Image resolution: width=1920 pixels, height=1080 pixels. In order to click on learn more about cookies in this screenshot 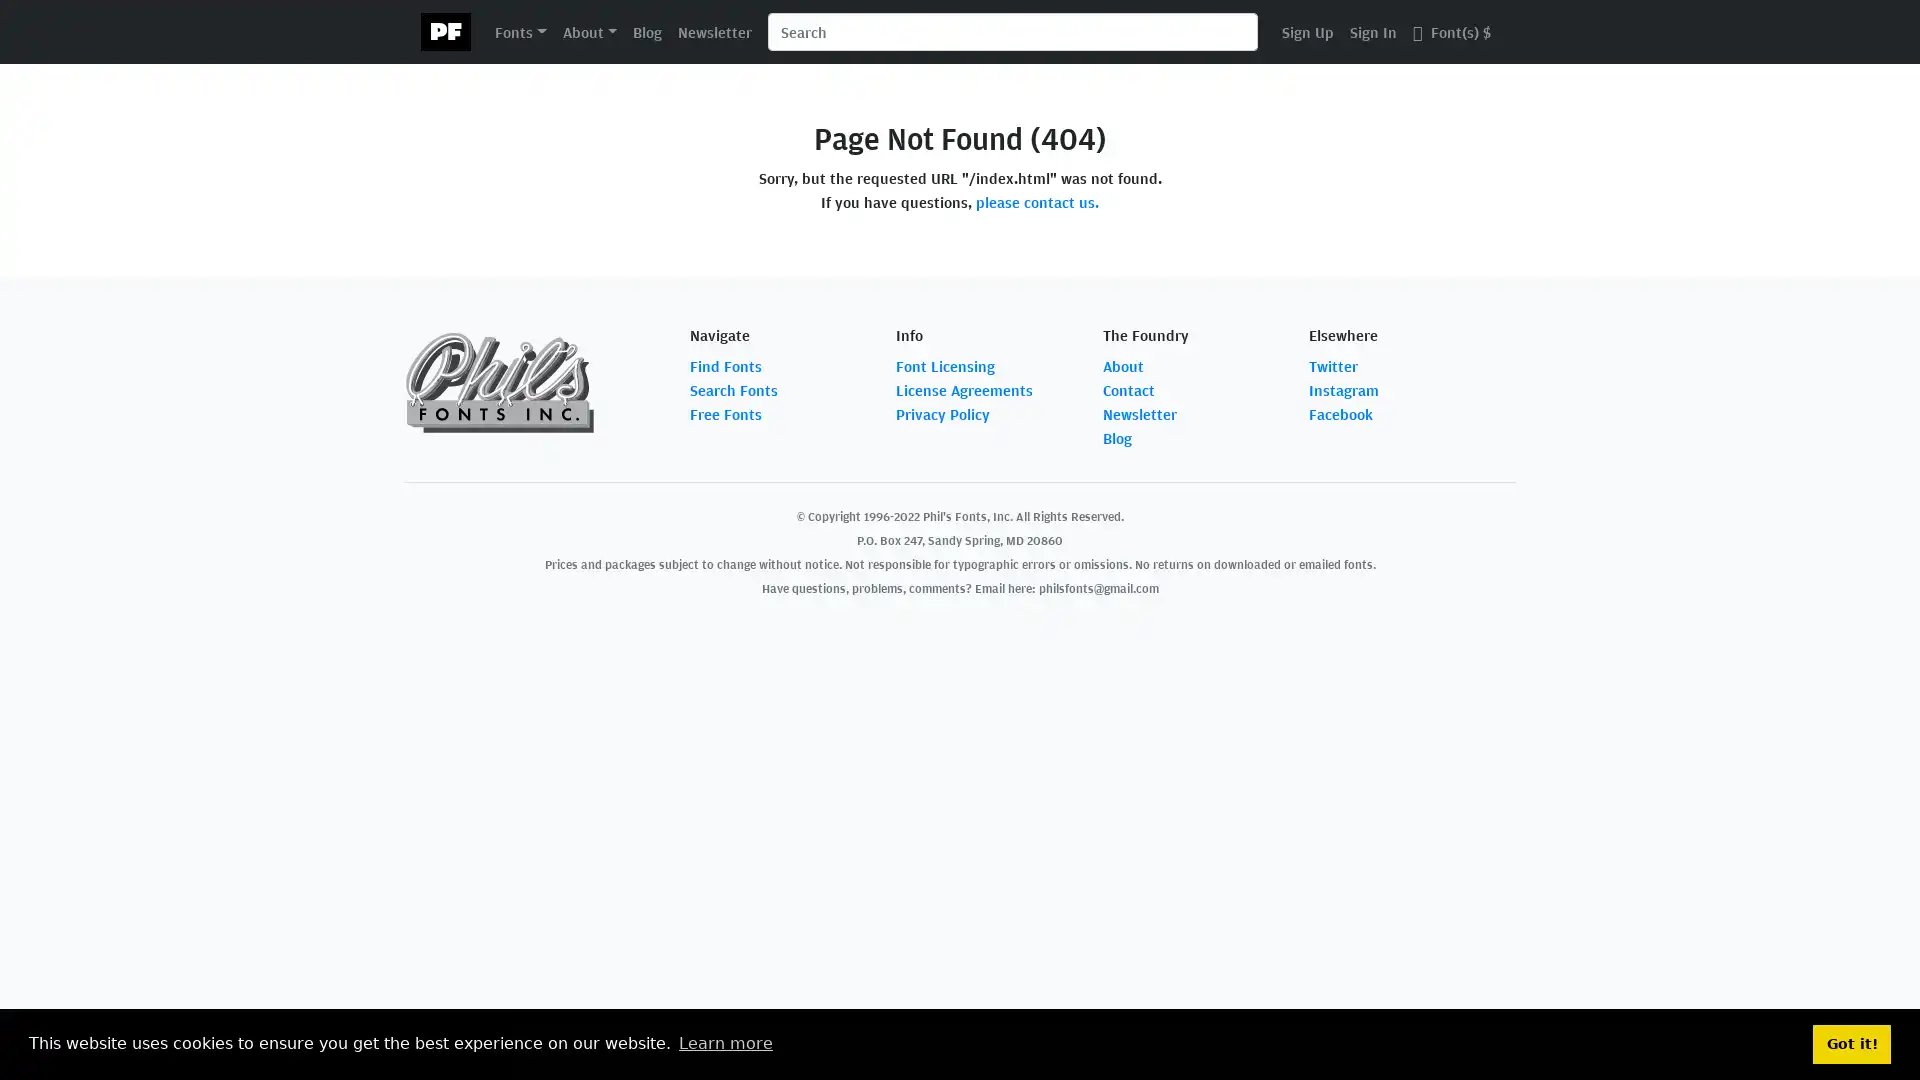, I will do `click(724, 1043)`.